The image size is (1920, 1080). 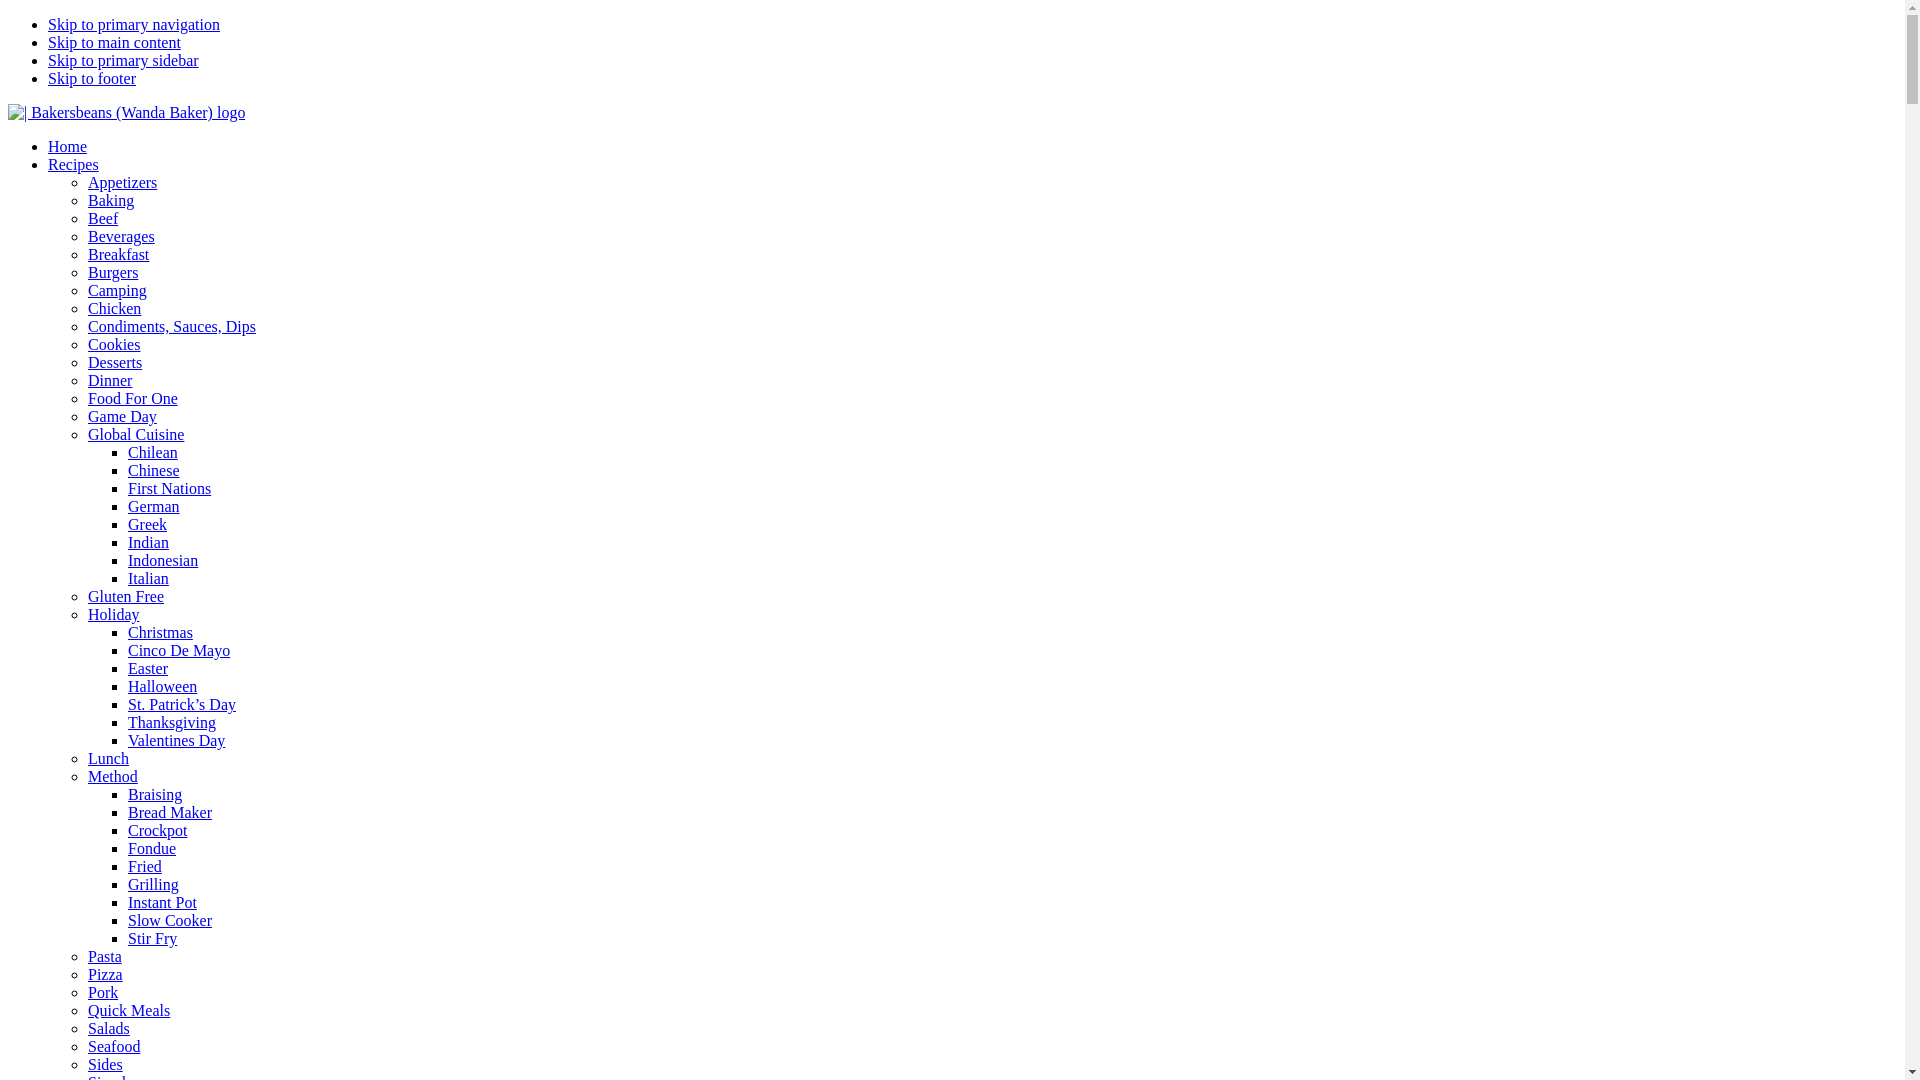 What do you see at coordinates (176, 740) in the screenshot?
I see `'Valentines Day'` at bounding box center [176, 740].